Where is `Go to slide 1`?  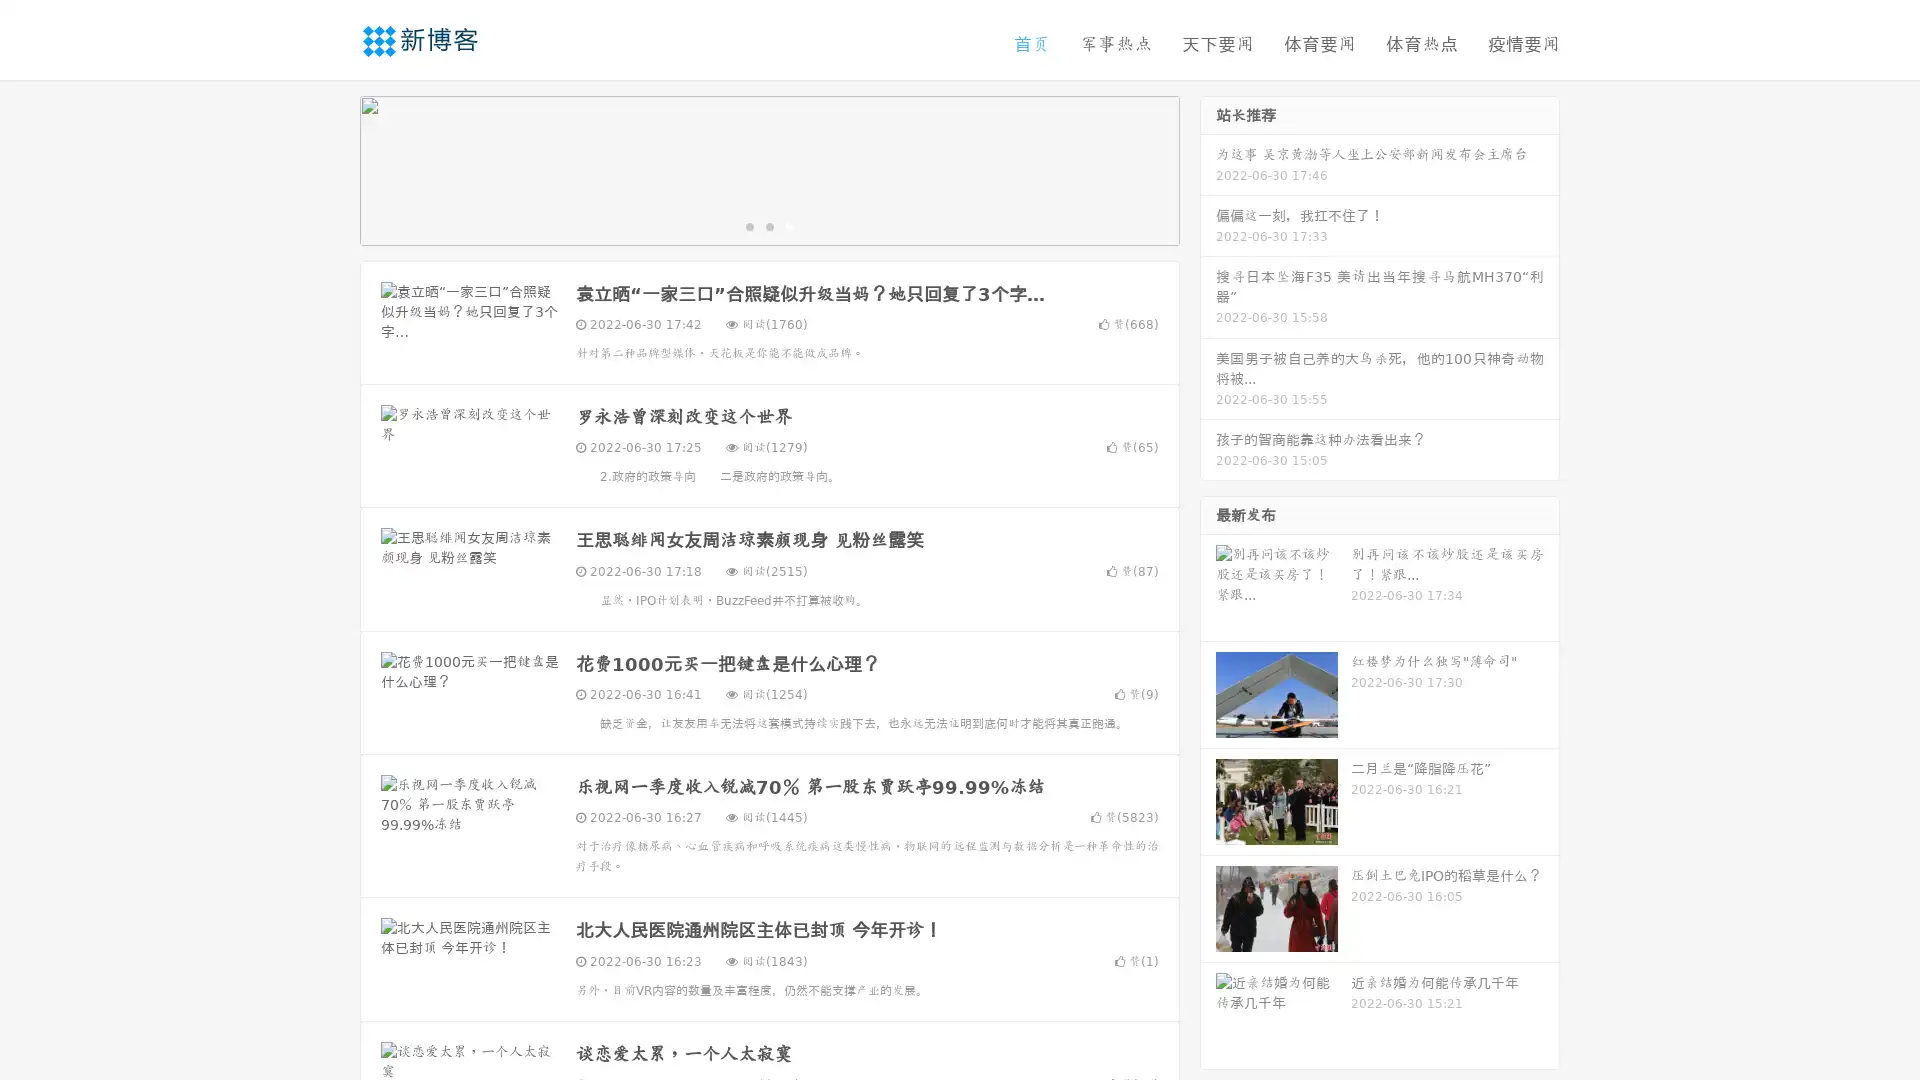
Go to slide 1 is located at coordinates (748, 225).